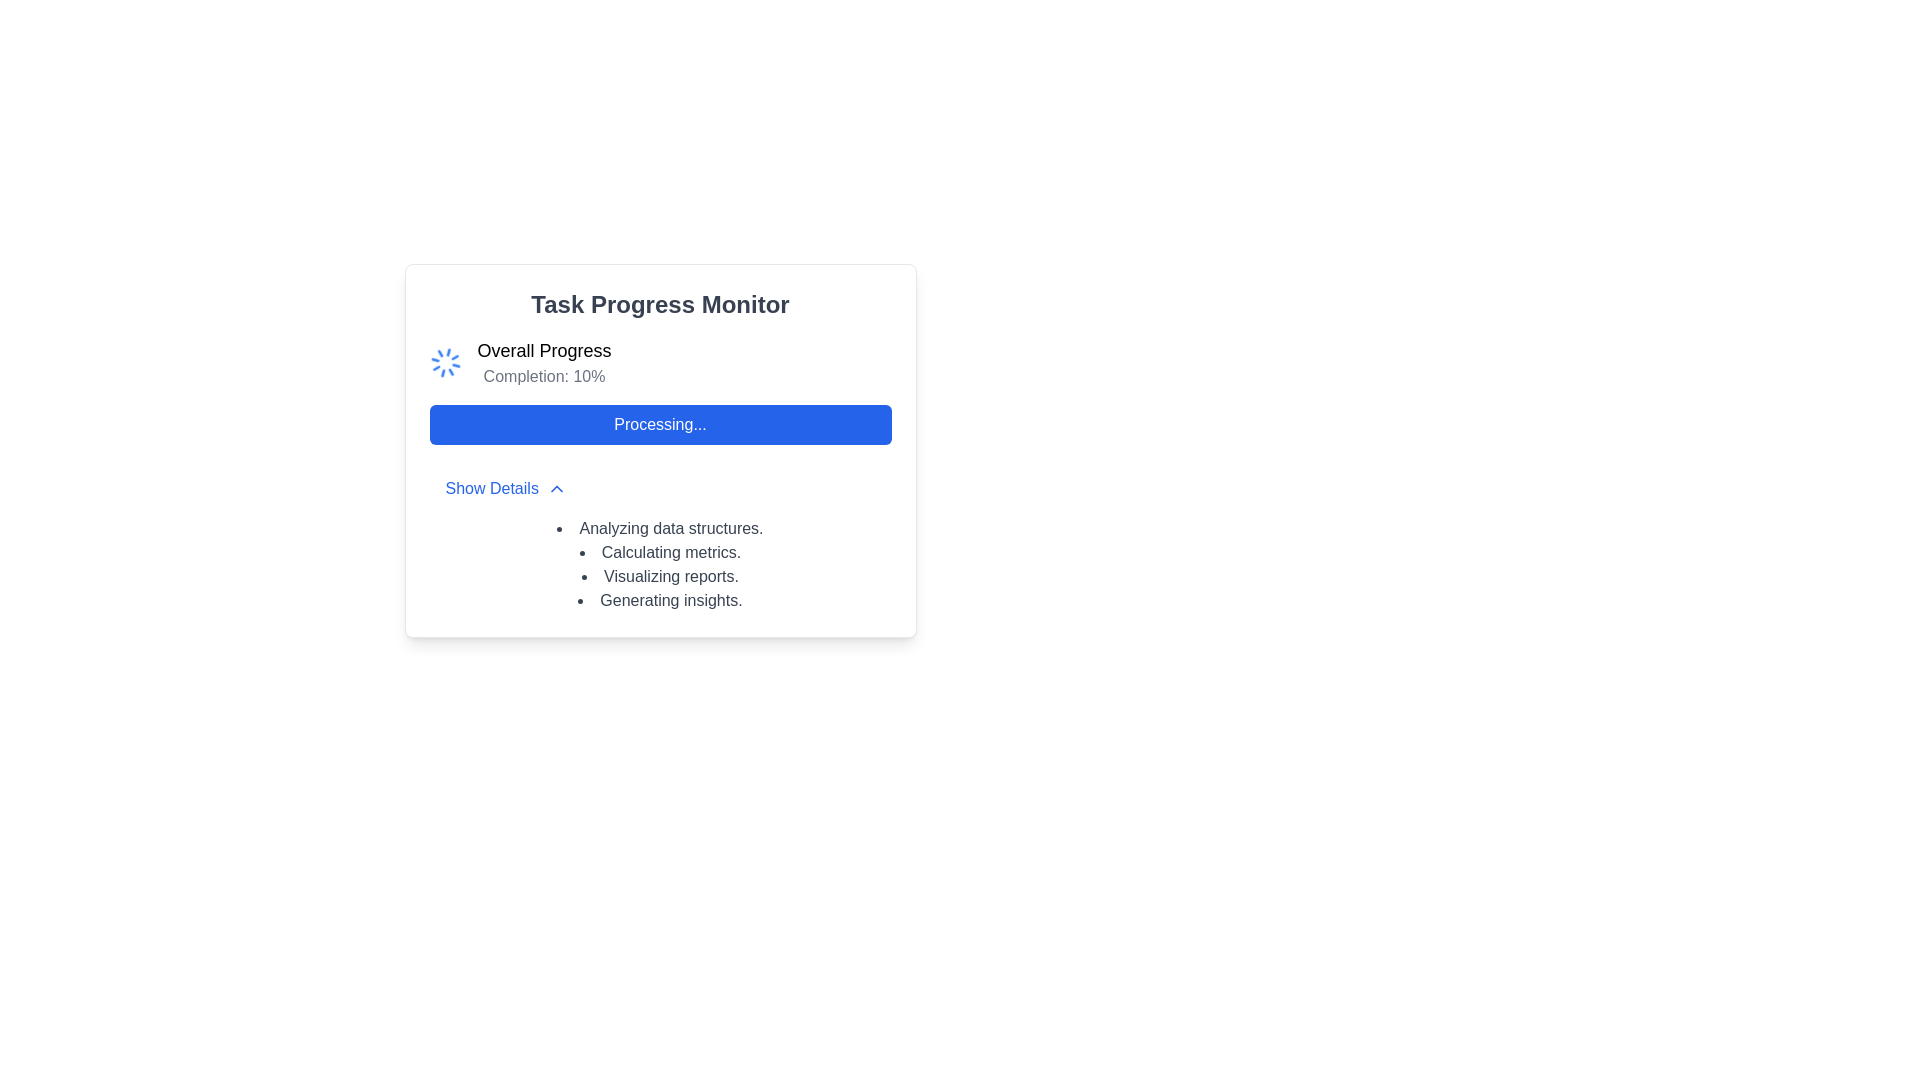 The image size is (1920, 1080). I want to click on the text item reading 'Analyzing data structures.' which is the first item in a bulleted list under the section titled 'Show Details ▲' in the 'Task Progress Monitor' modal, so click(660, 527).